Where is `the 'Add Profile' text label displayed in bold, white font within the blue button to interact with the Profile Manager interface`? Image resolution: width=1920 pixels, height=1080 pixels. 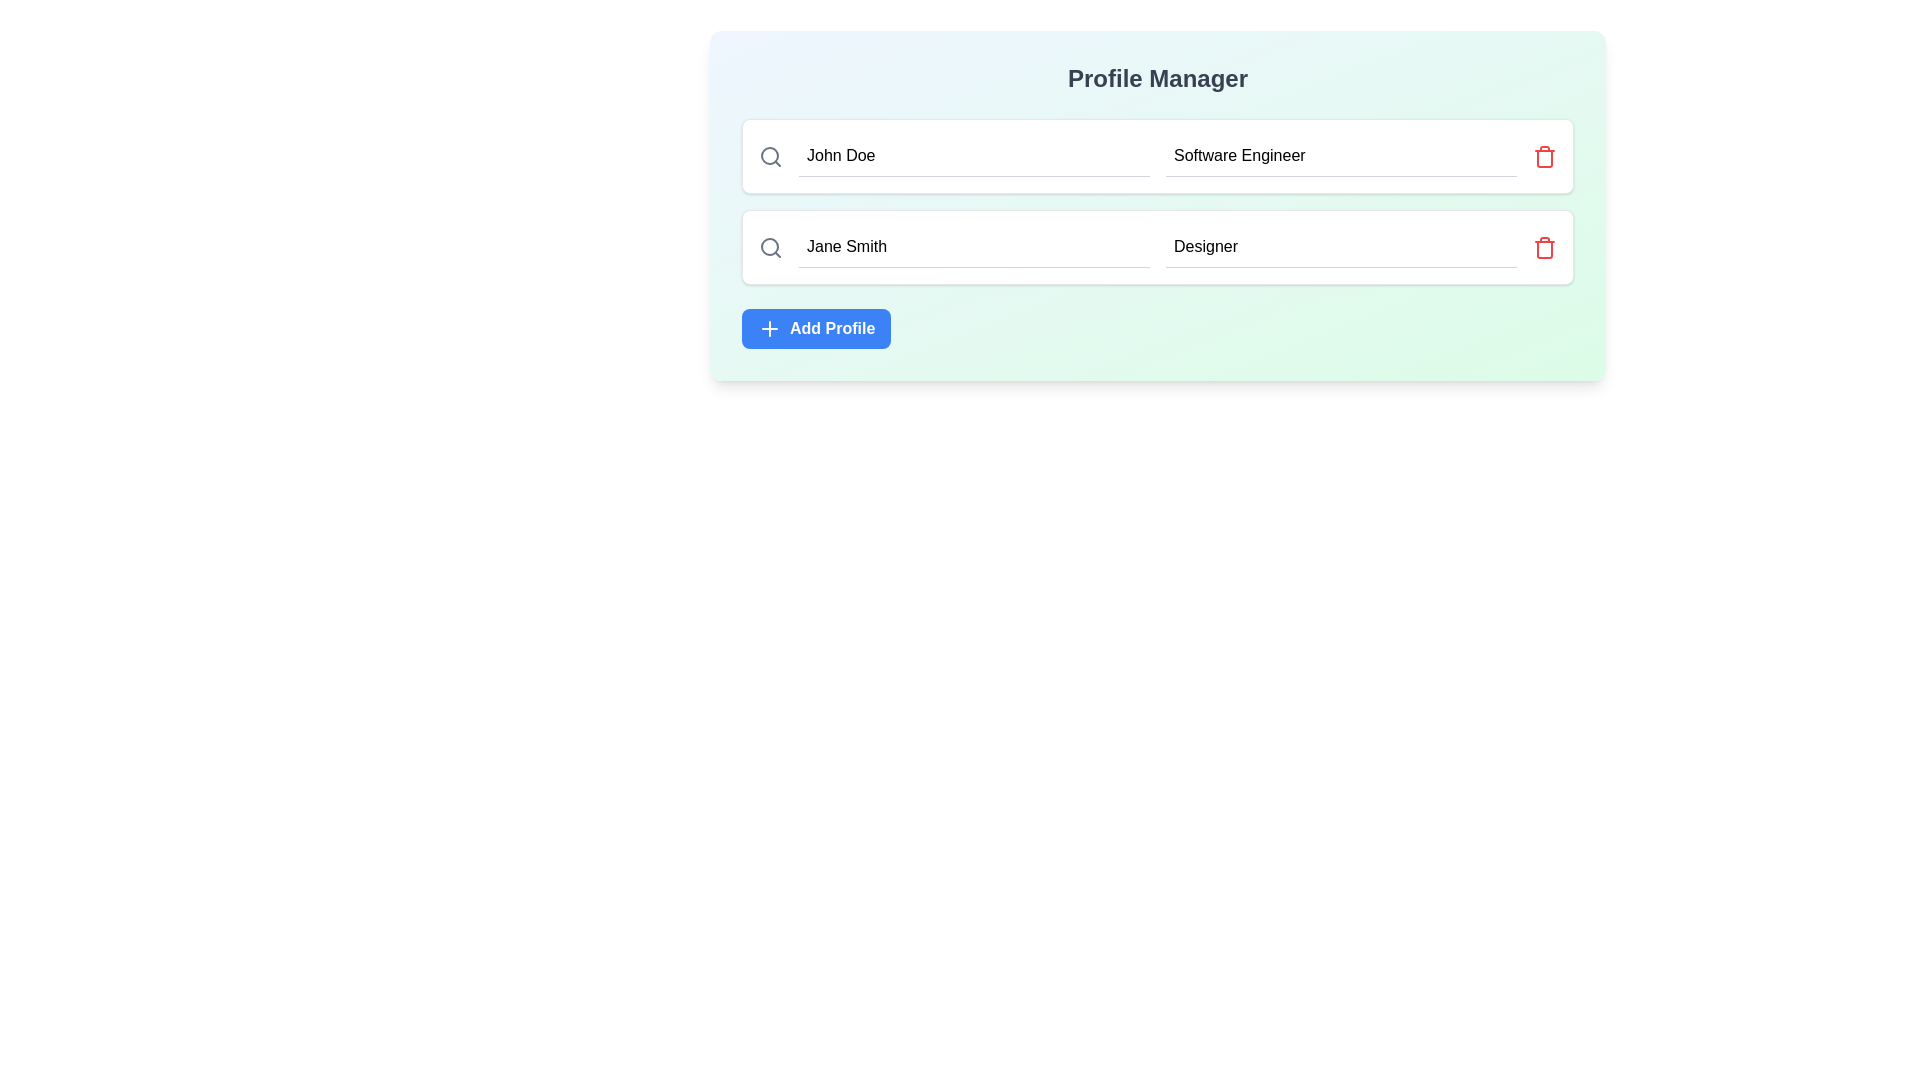 the 'Add Profile' text label displayed in bold, white font within the blue button to interact with the Profile Manager interface is located at coordinates (831, 327).